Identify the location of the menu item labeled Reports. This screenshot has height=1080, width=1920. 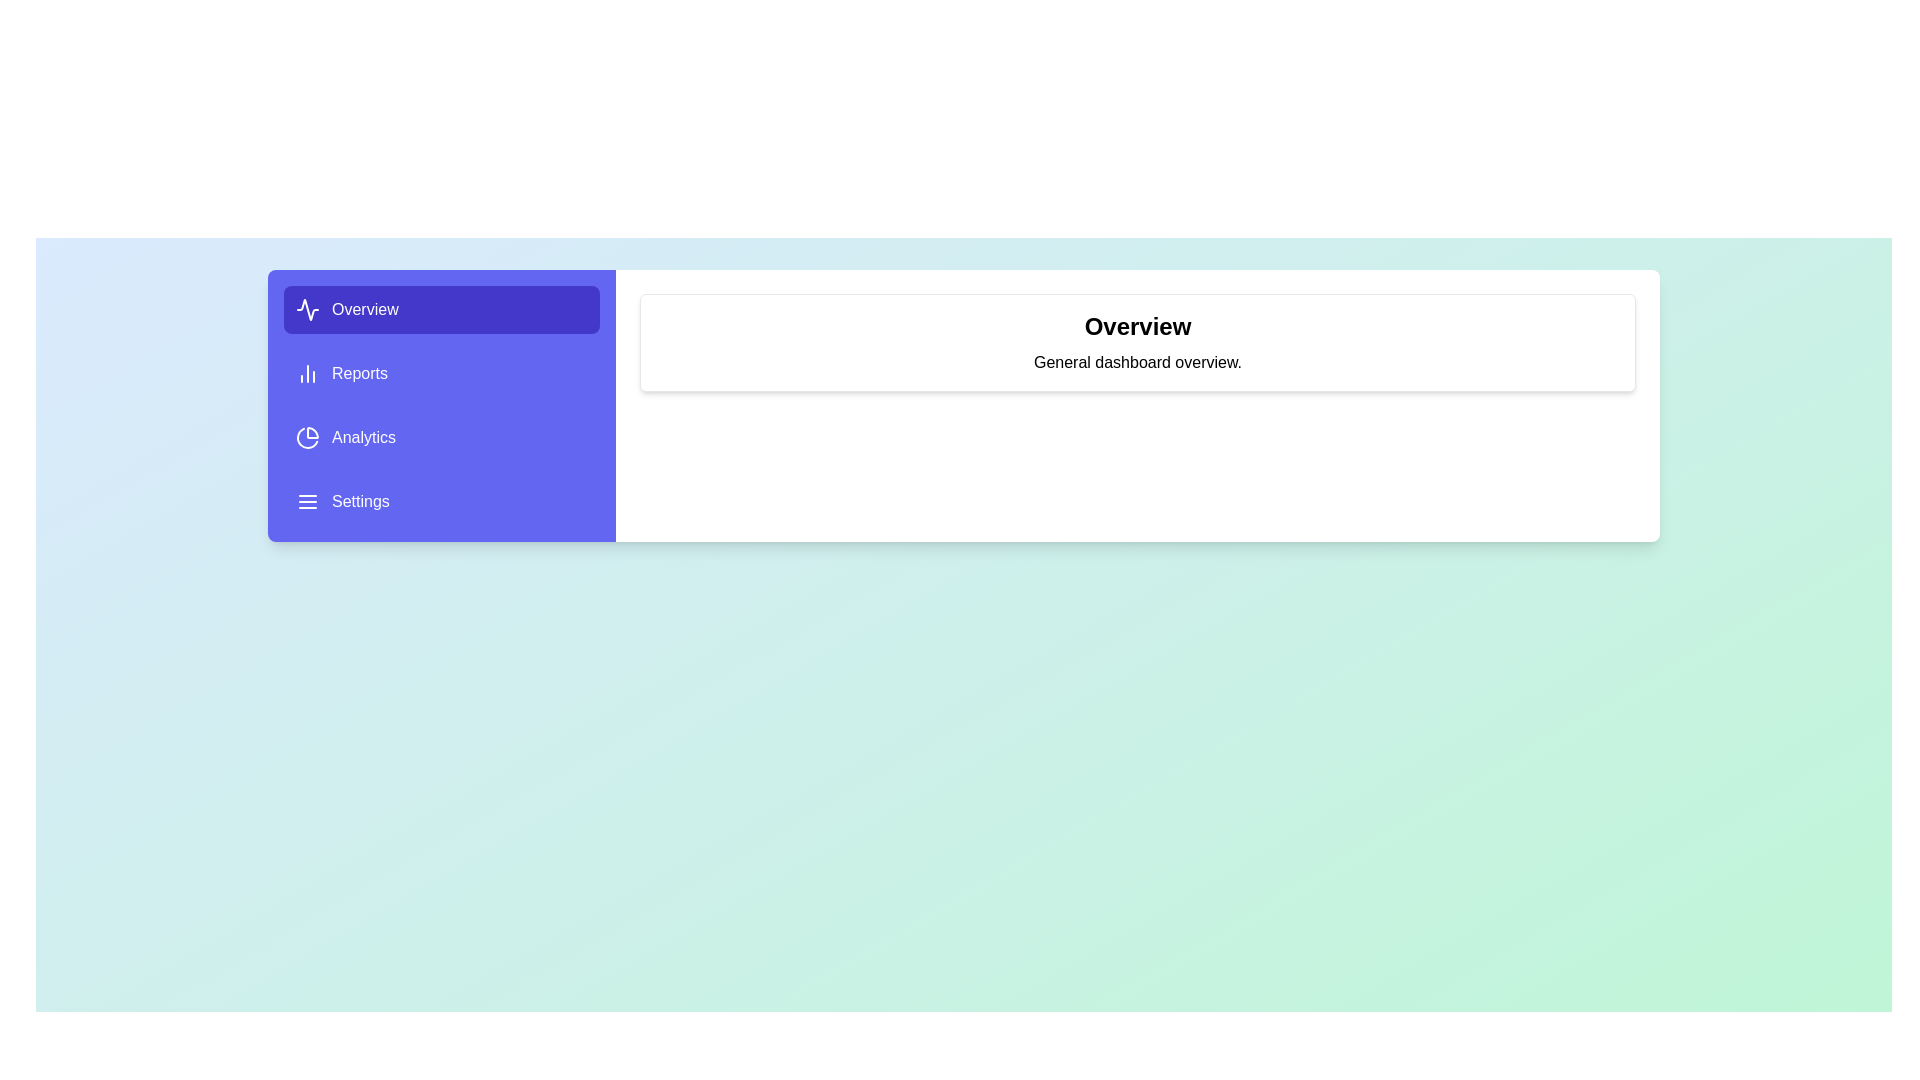
(440, 374).